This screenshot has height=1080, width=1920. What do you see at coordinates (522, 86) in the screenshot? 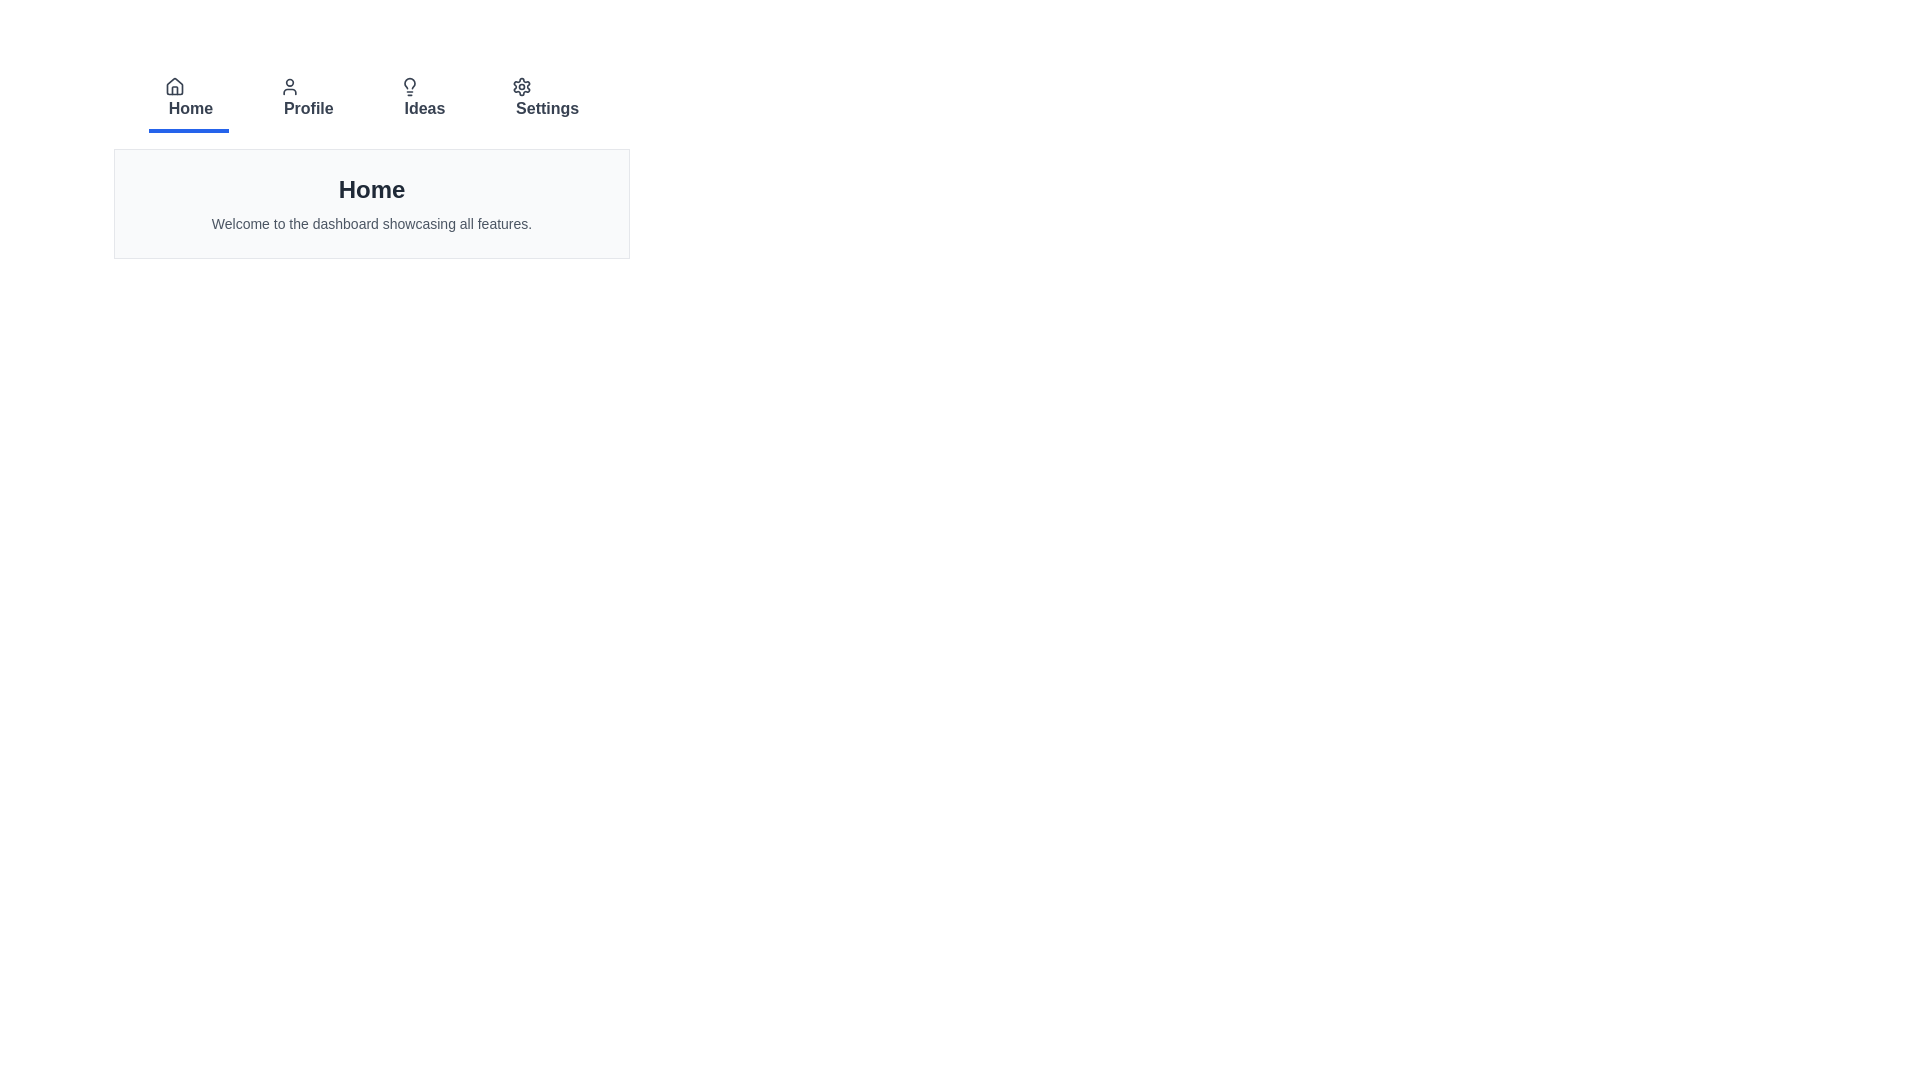
I see `the icon of the tab labeled 'Settings' to examine its details` at bounding box center [522, 86].